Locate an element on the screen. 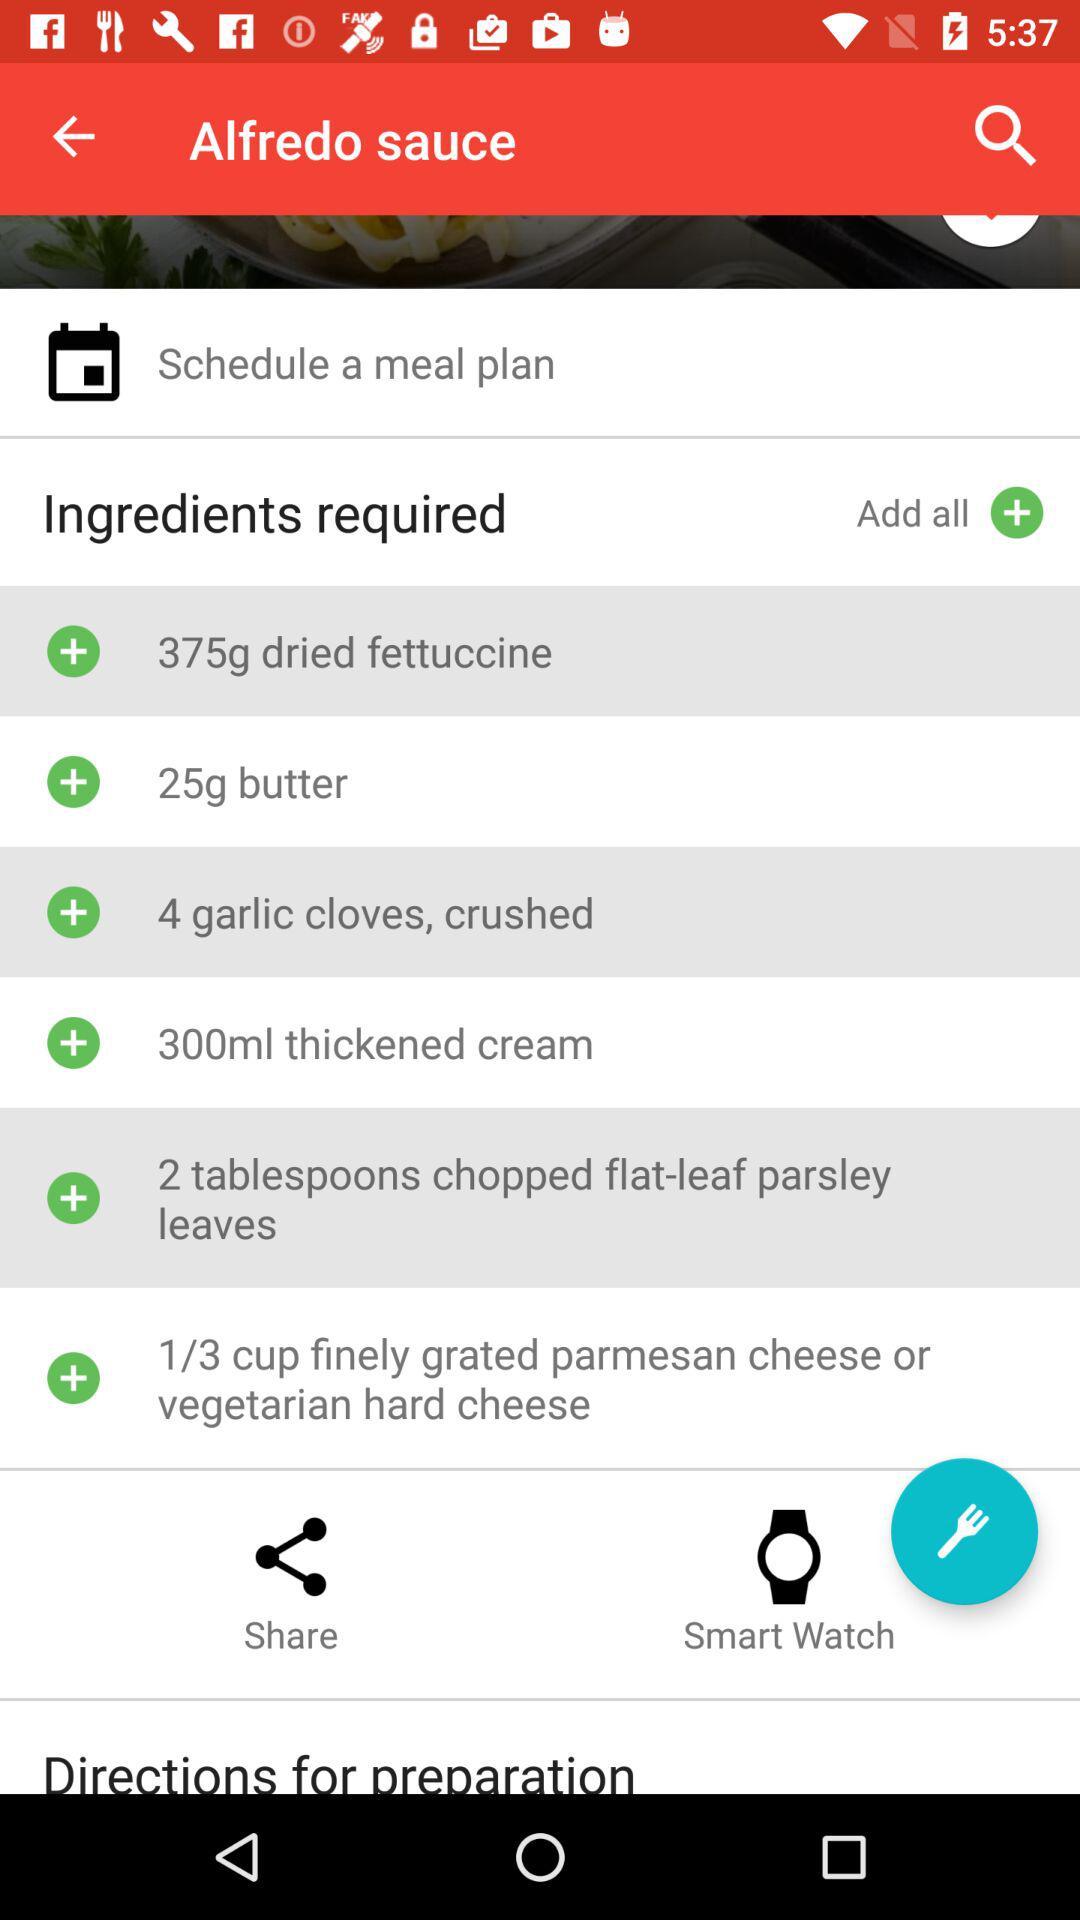 The width and height of the screenshot is (1080, 1920). cook is located at coordinates (963, 1530).